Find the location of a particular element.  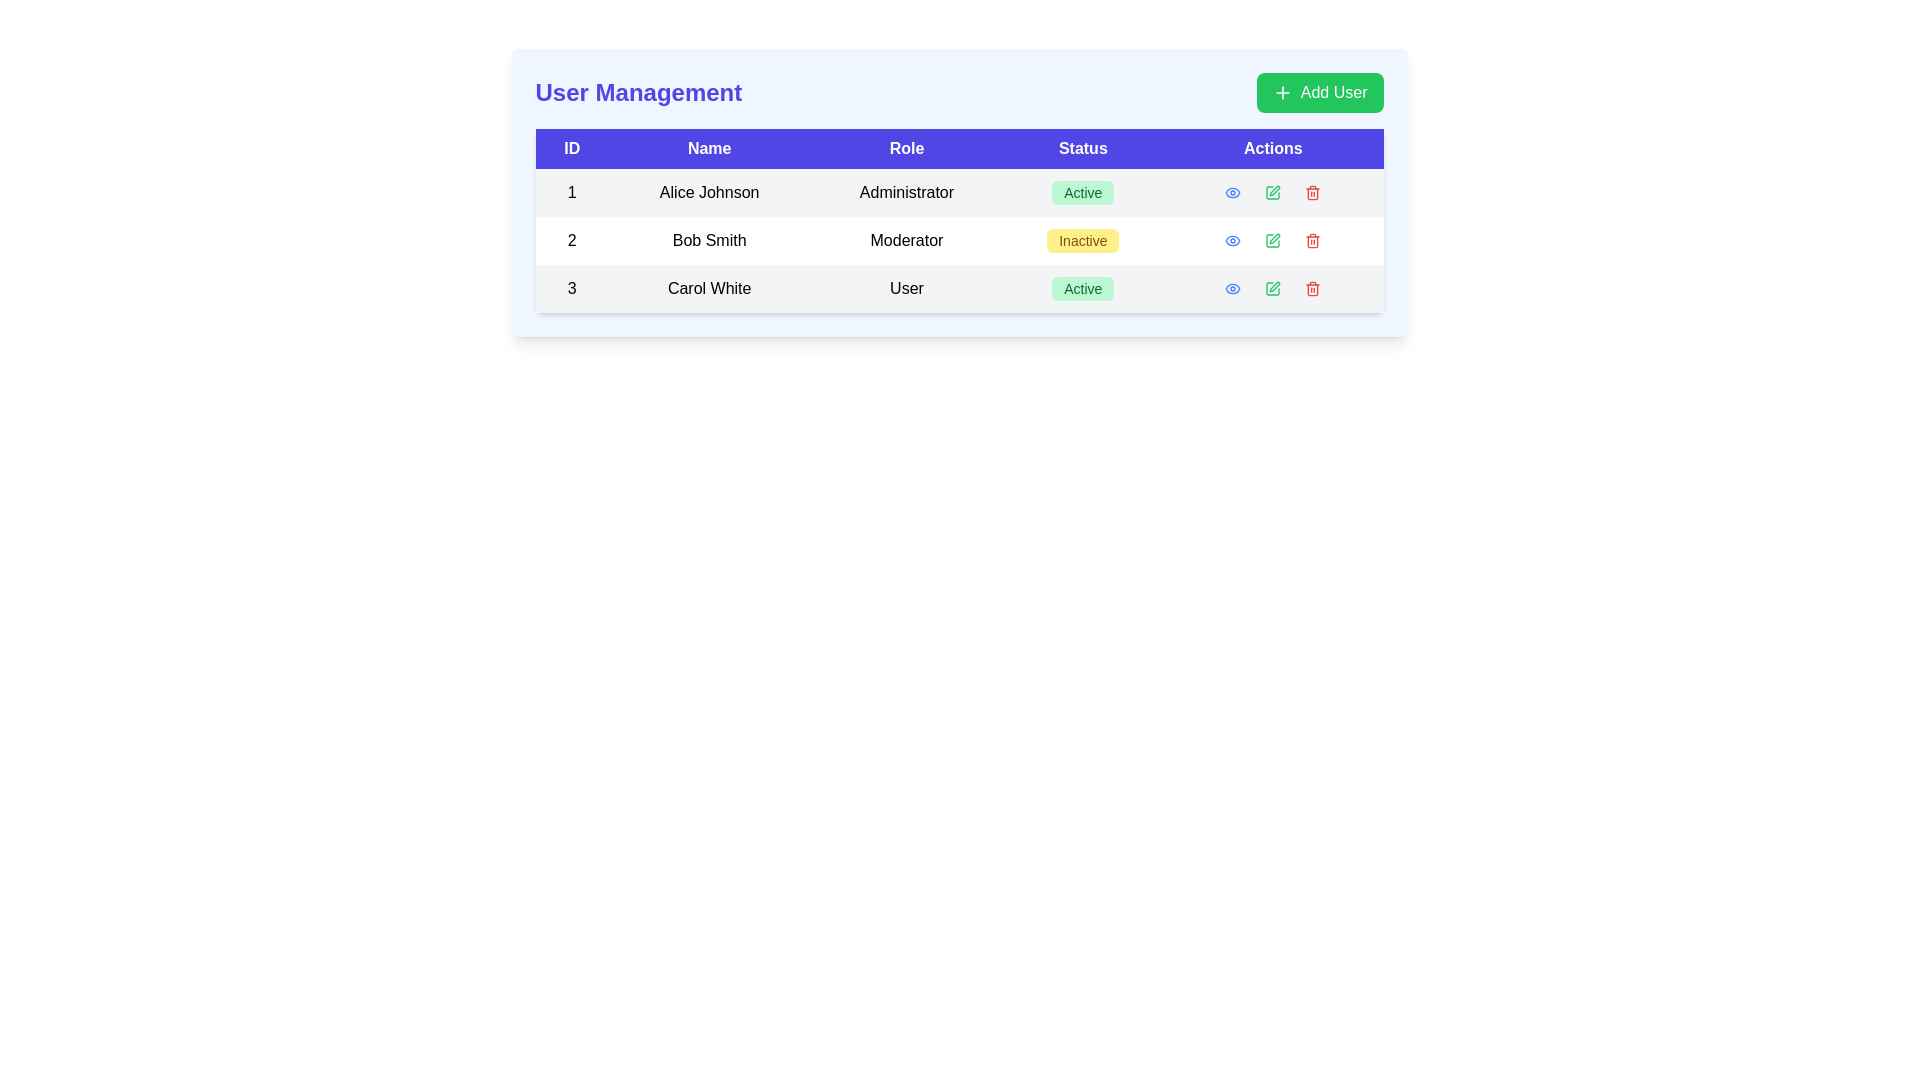

to select the first table row displaying user information for 'Alice Johnson', which includes ID '1', role 'Administrator', and status 'Active' is located at coordinates (958, 192).